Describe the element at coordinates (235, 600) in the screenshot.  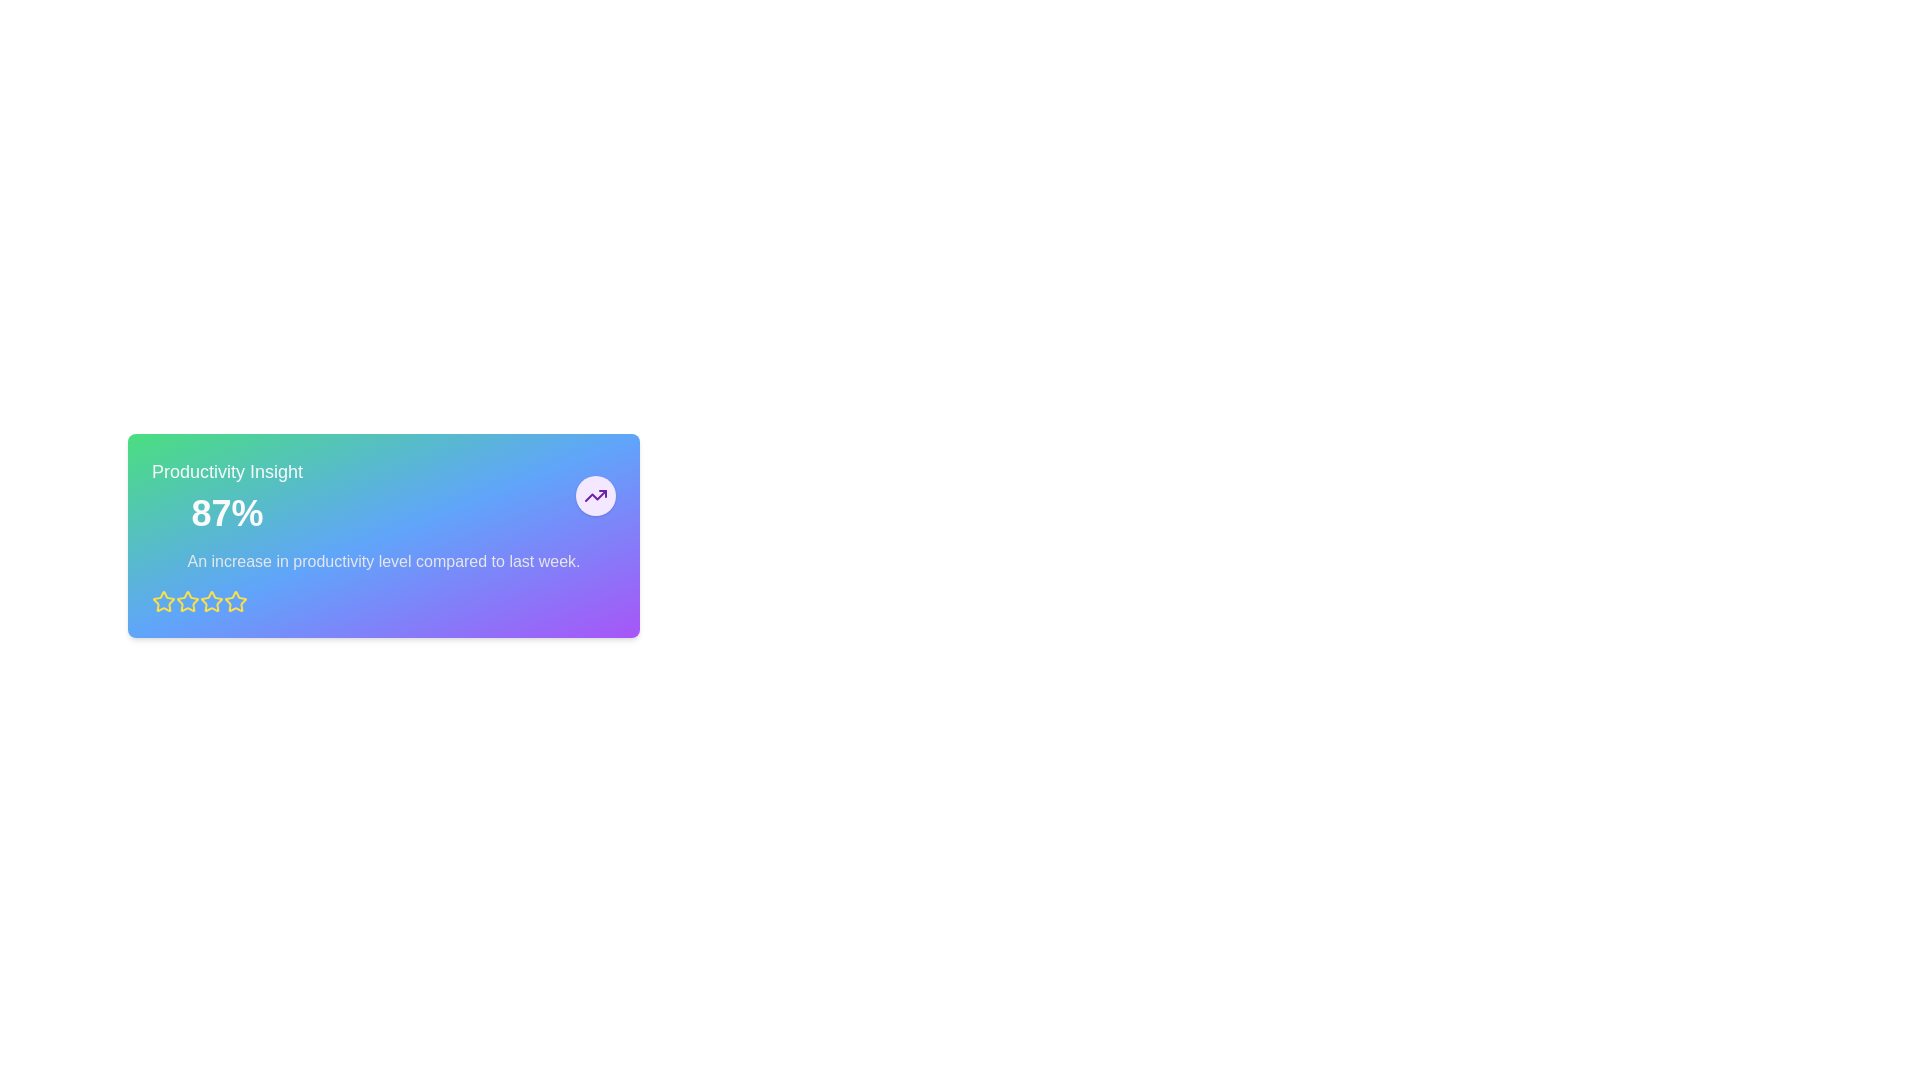
I see `the star-shaped icon with a yellow outline` at that location.